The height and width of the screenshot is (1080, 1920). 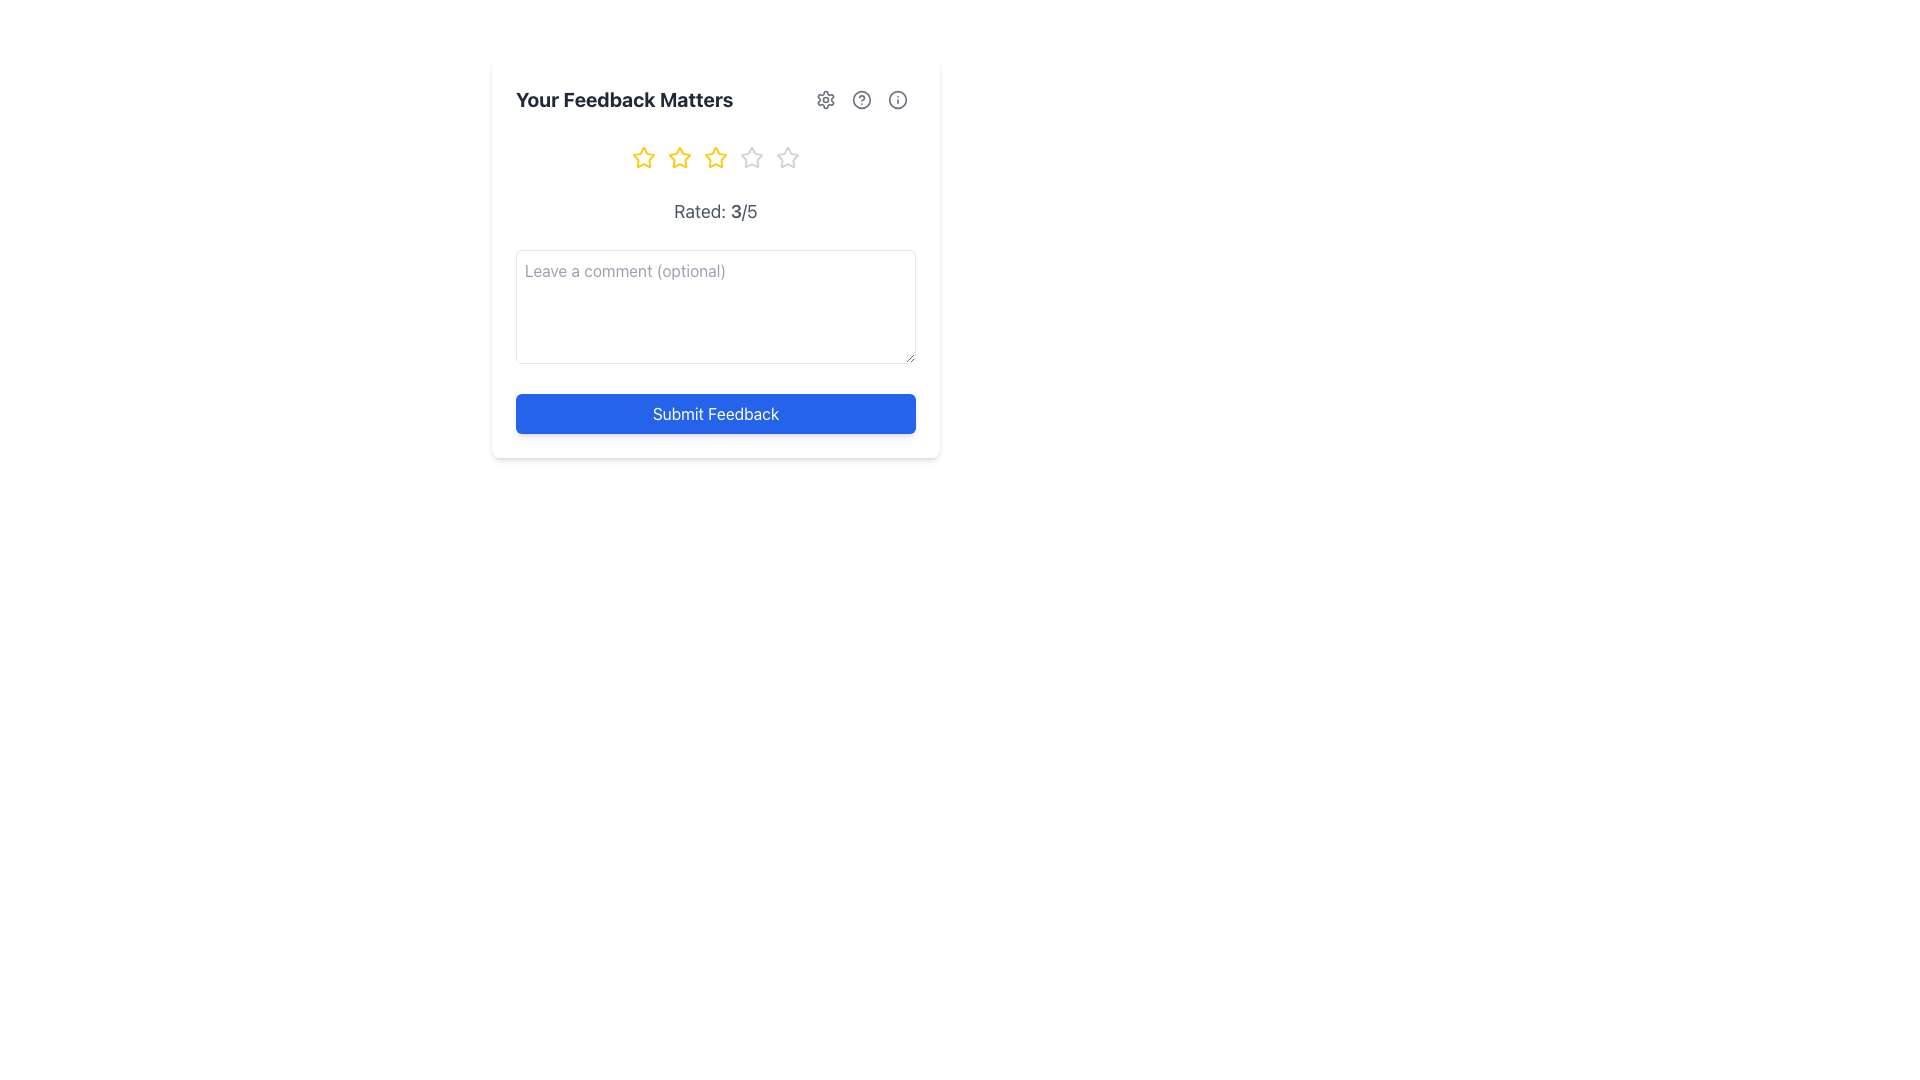 I want to click on the fourth star icon, so click(x=751, y=157).